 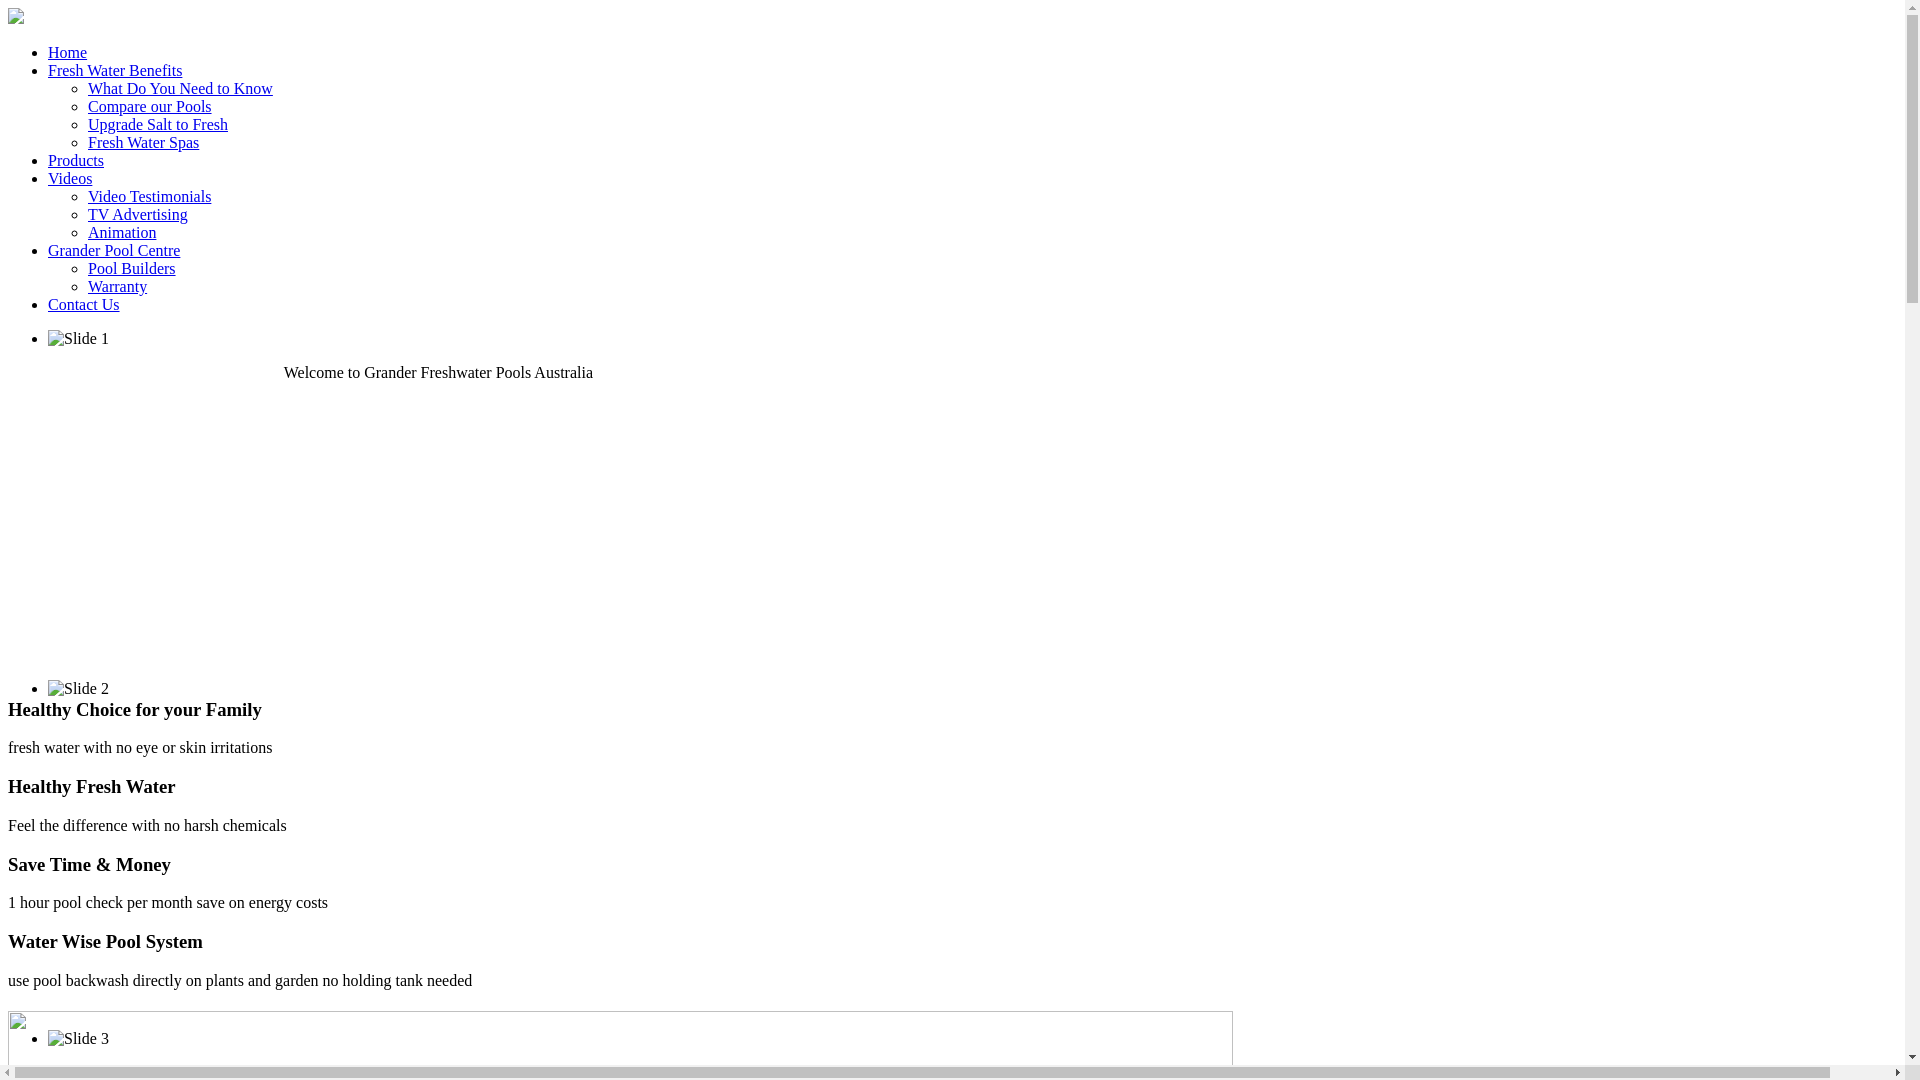 What do you see at coordinates (148, 196) in the screenshot?
I see `'Video Testimonials'` at bounding box center [148, 196].